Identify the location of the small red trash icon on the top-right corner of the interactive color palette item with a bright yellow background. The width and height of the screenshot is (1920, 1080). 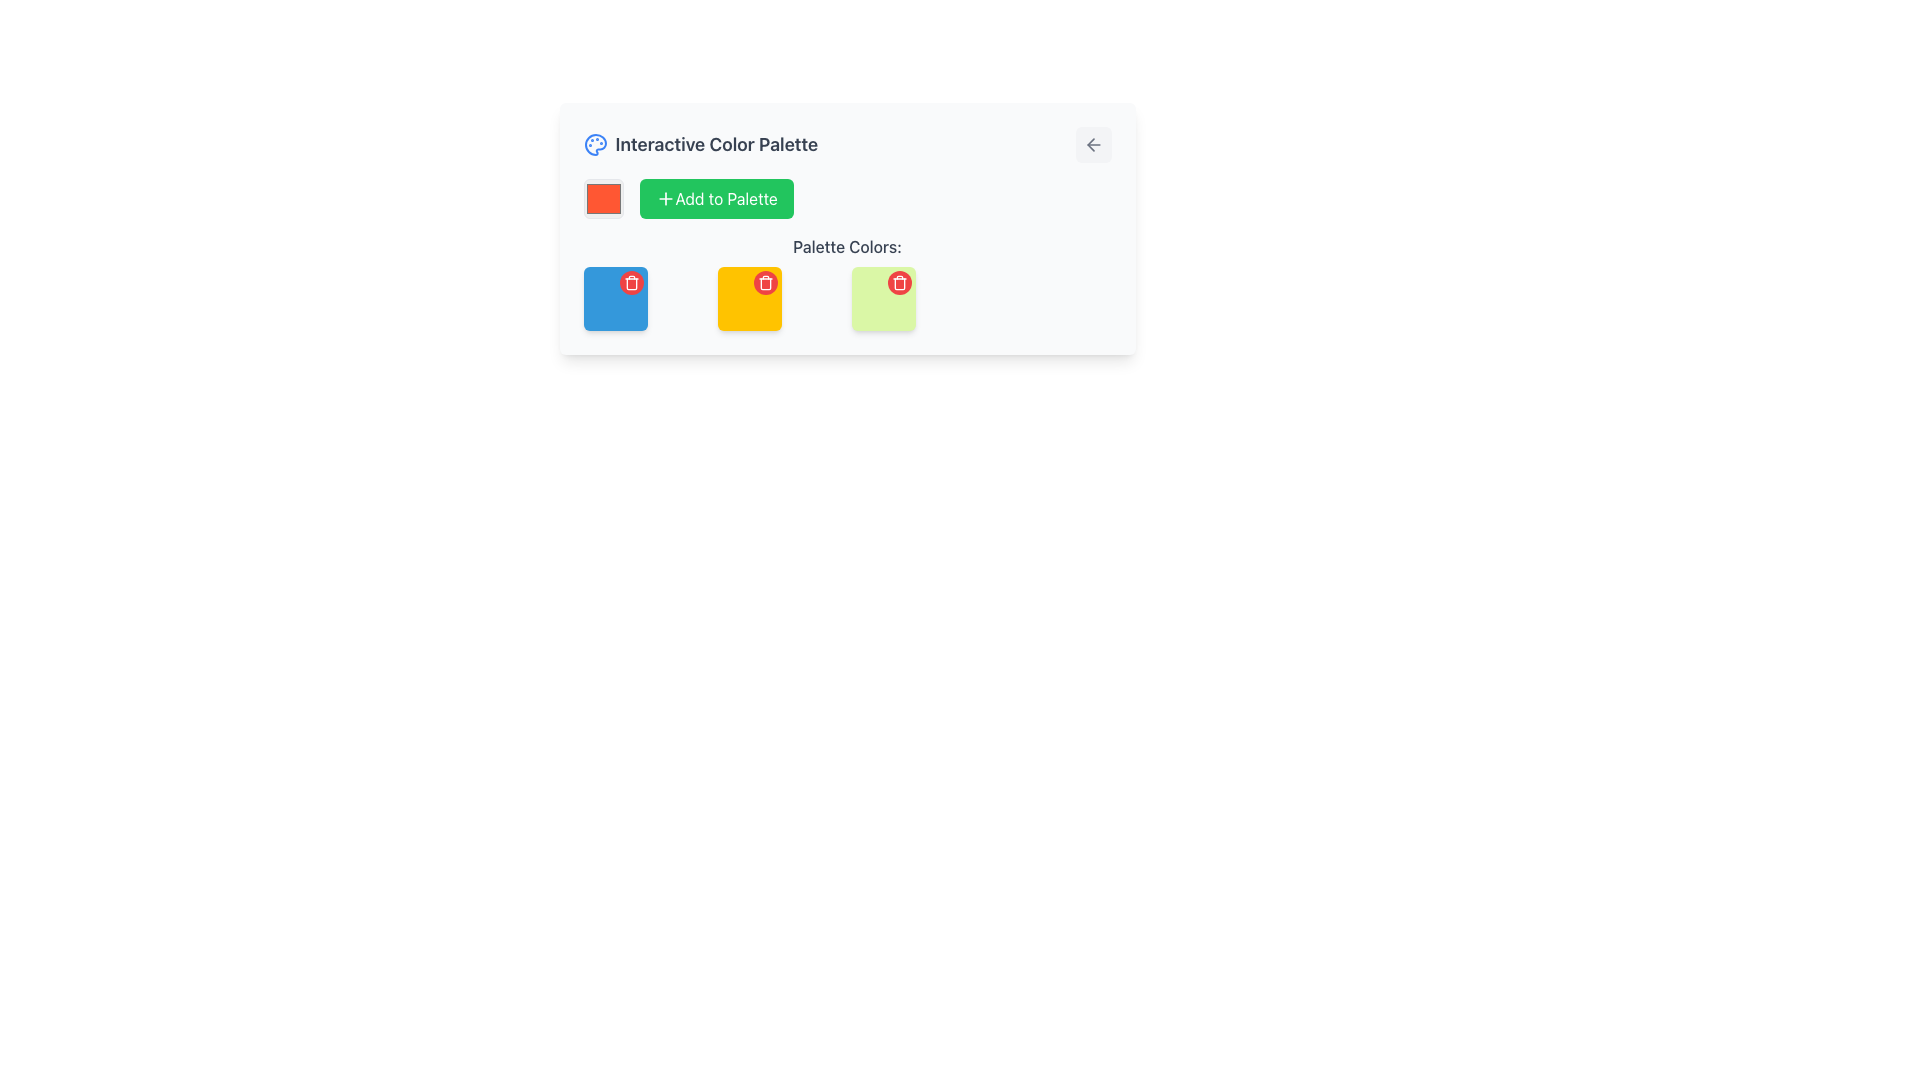
(748, 299).